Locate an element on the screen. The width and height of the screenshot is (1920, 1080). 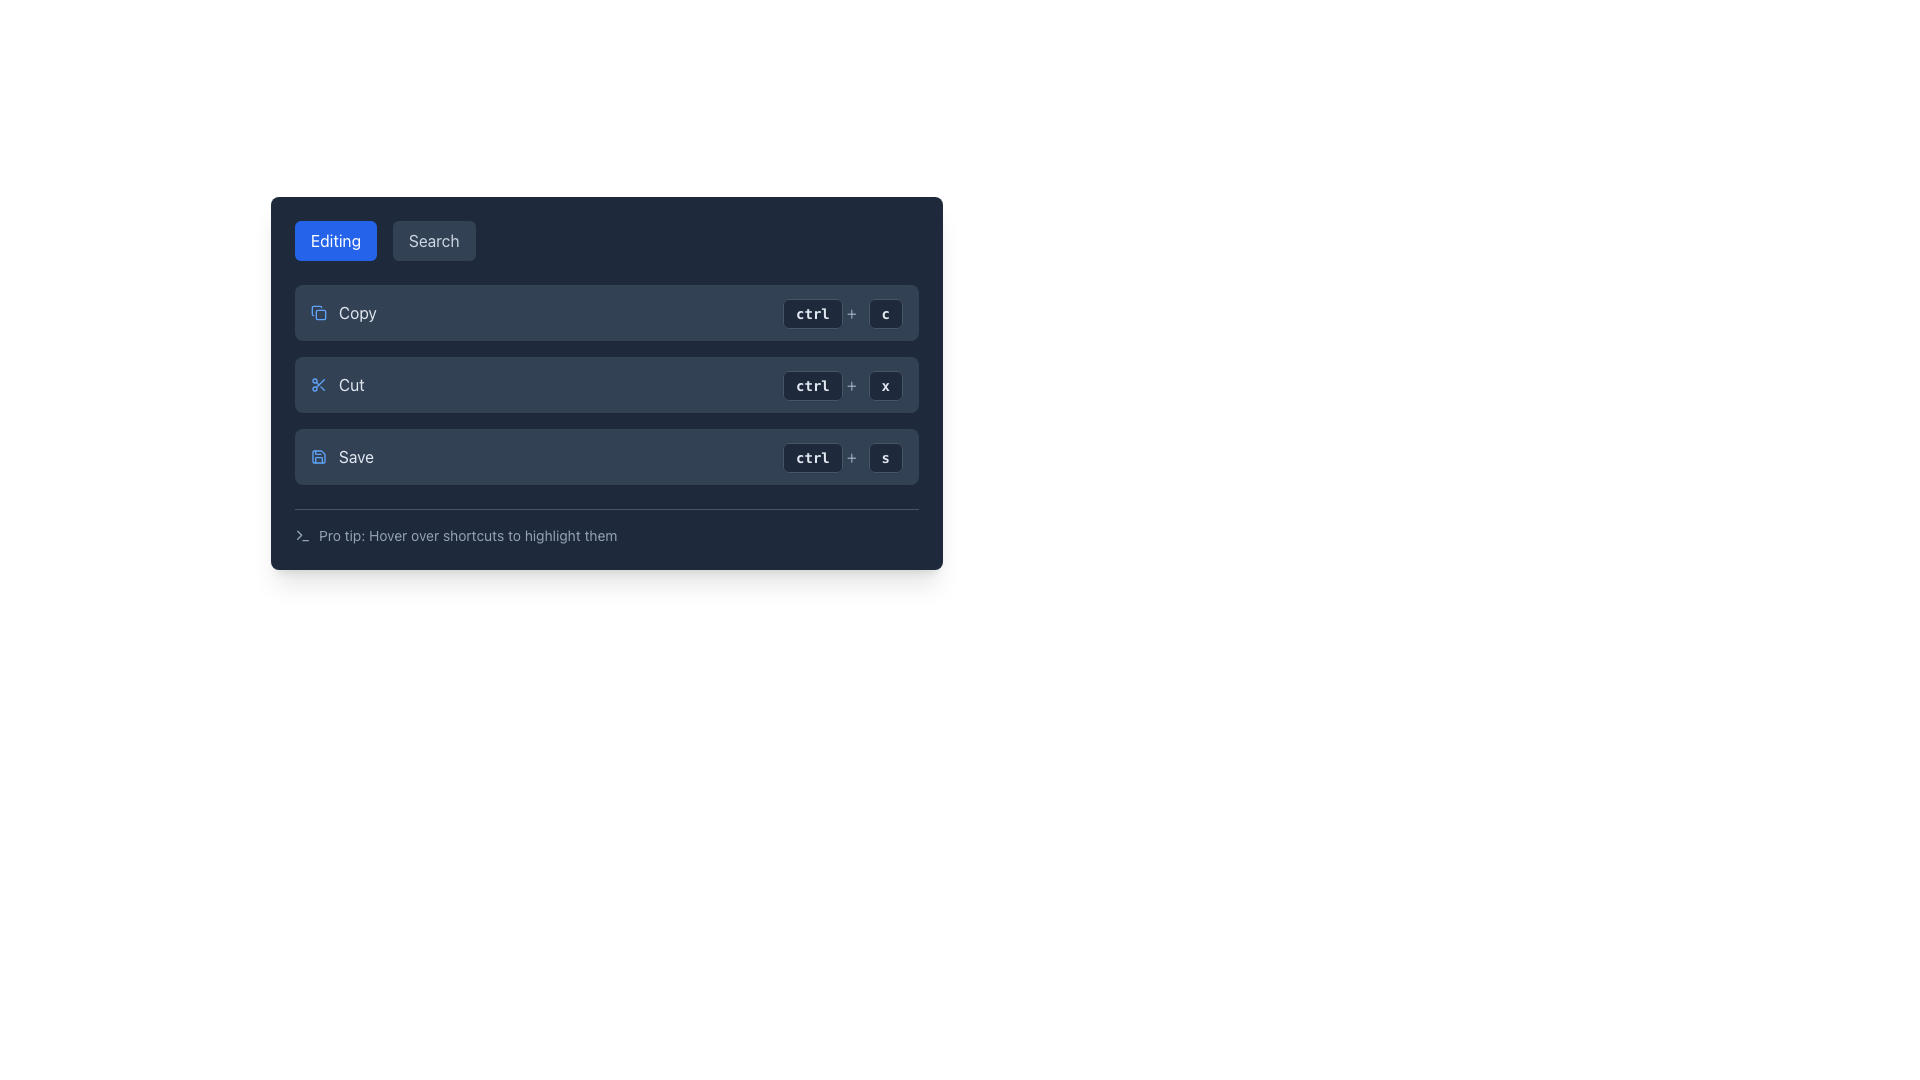
the informational text element that provides tips on interacting with shortcuts, located at the bottom of the dialog box is located at coordinates (605, 526).